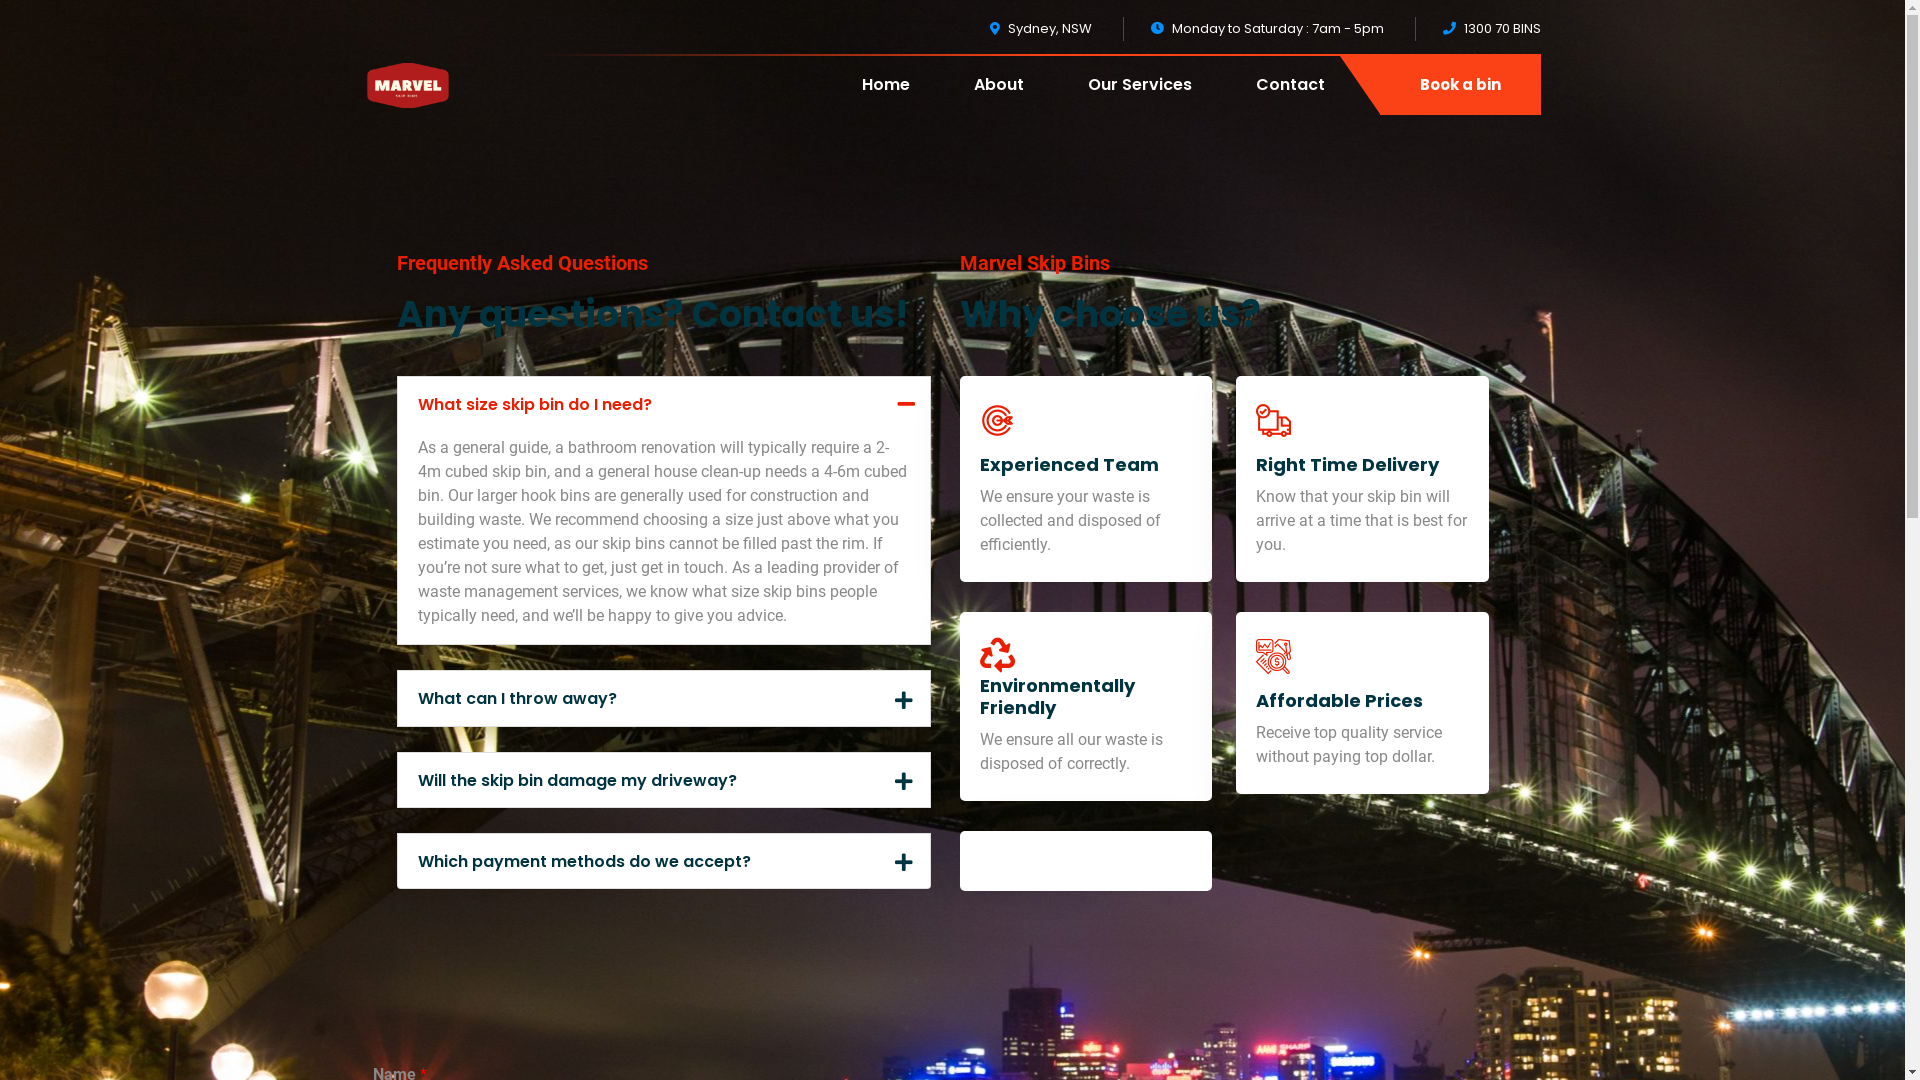 The image size is (1920, 1080). I want to click on 'Marvel Skip Bins AU', so click(406, 82).